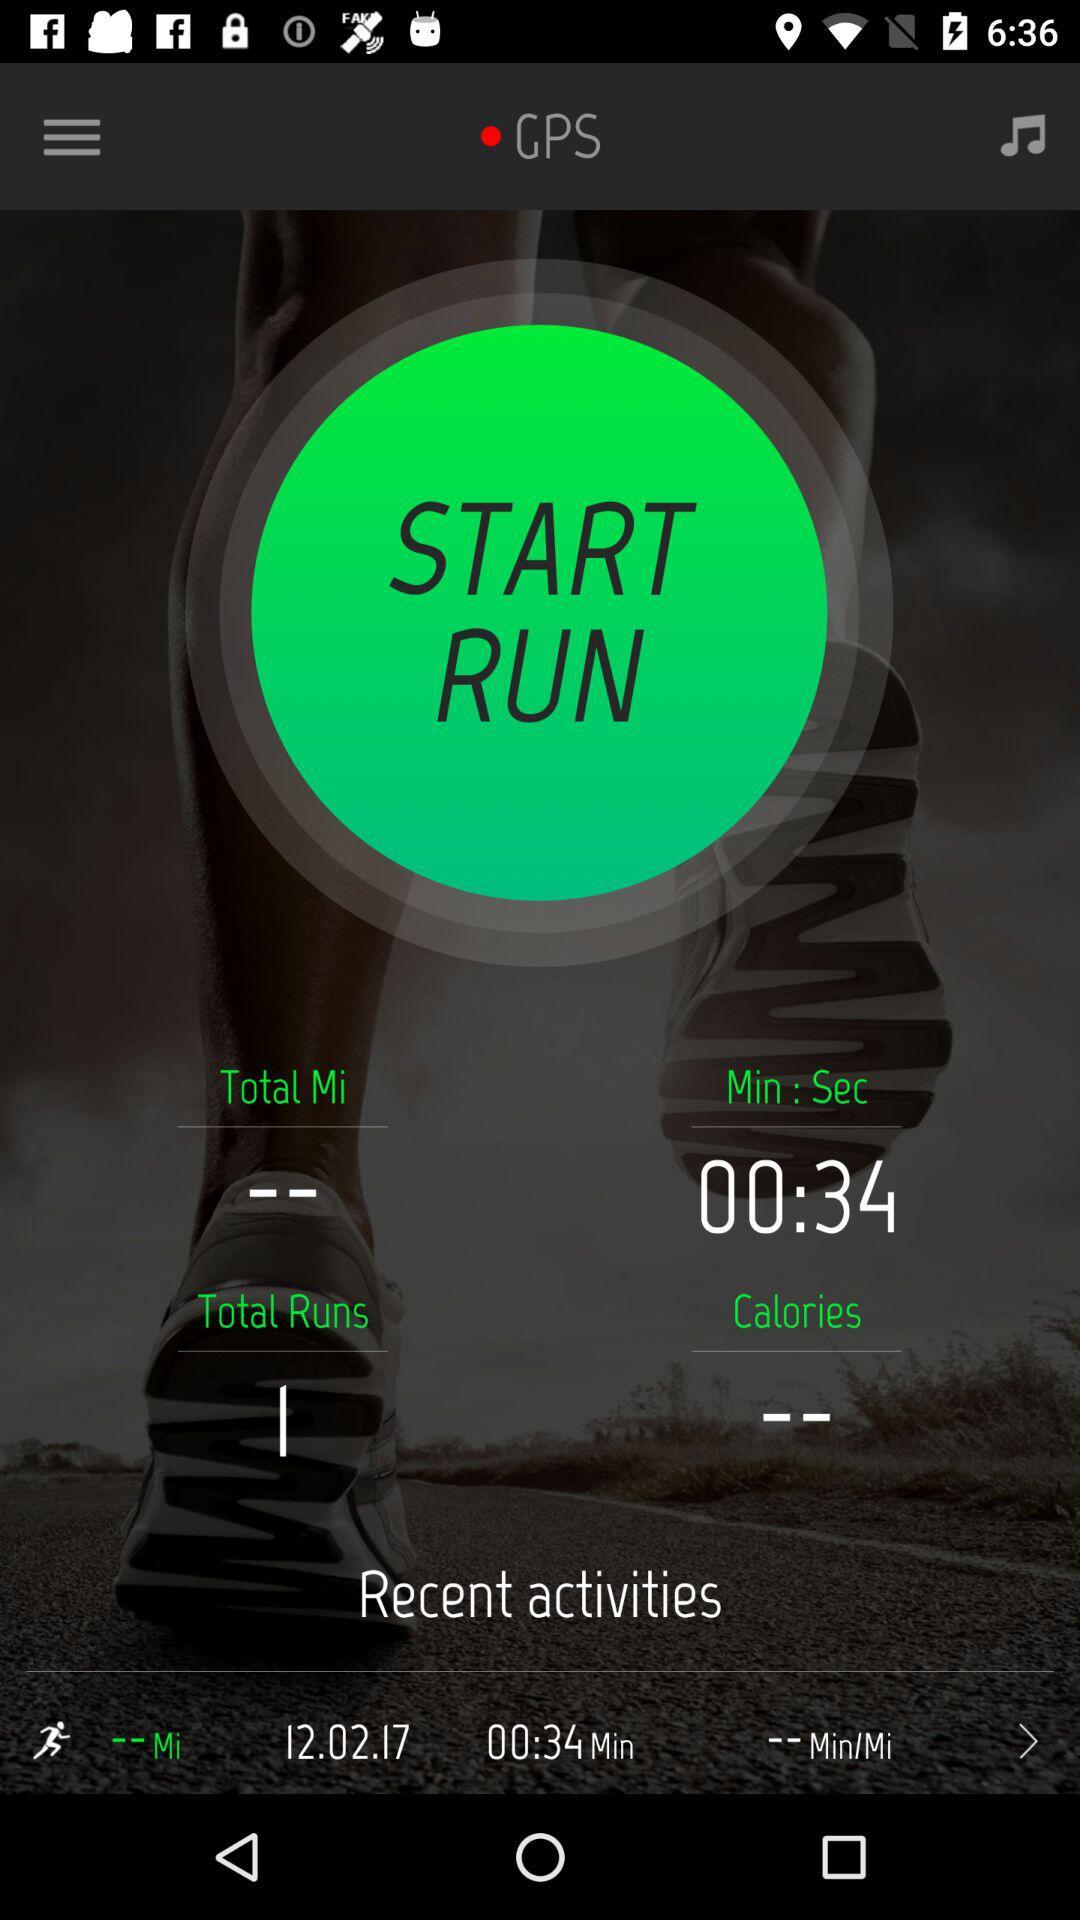 The width and height of the screenshot is (1080, 1920). What do you see at coordinates (1023, 135) in the screenshot?
I see `music option` at bounding box center [1023, 135].